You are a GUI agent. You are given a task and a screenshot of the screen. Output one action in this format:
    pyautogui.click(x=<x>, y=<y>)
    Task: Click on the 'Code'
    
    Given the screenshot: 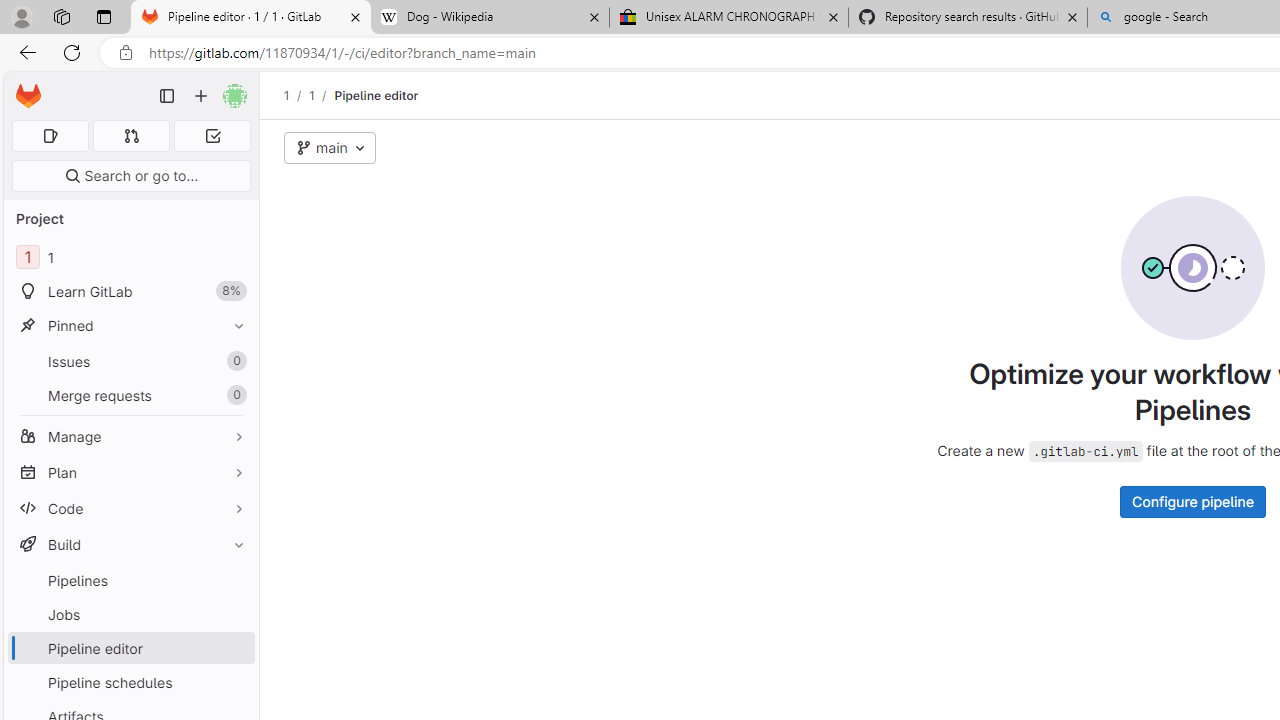 What is the action you would take?
    pyautogui.click(x=130, y=507)
    